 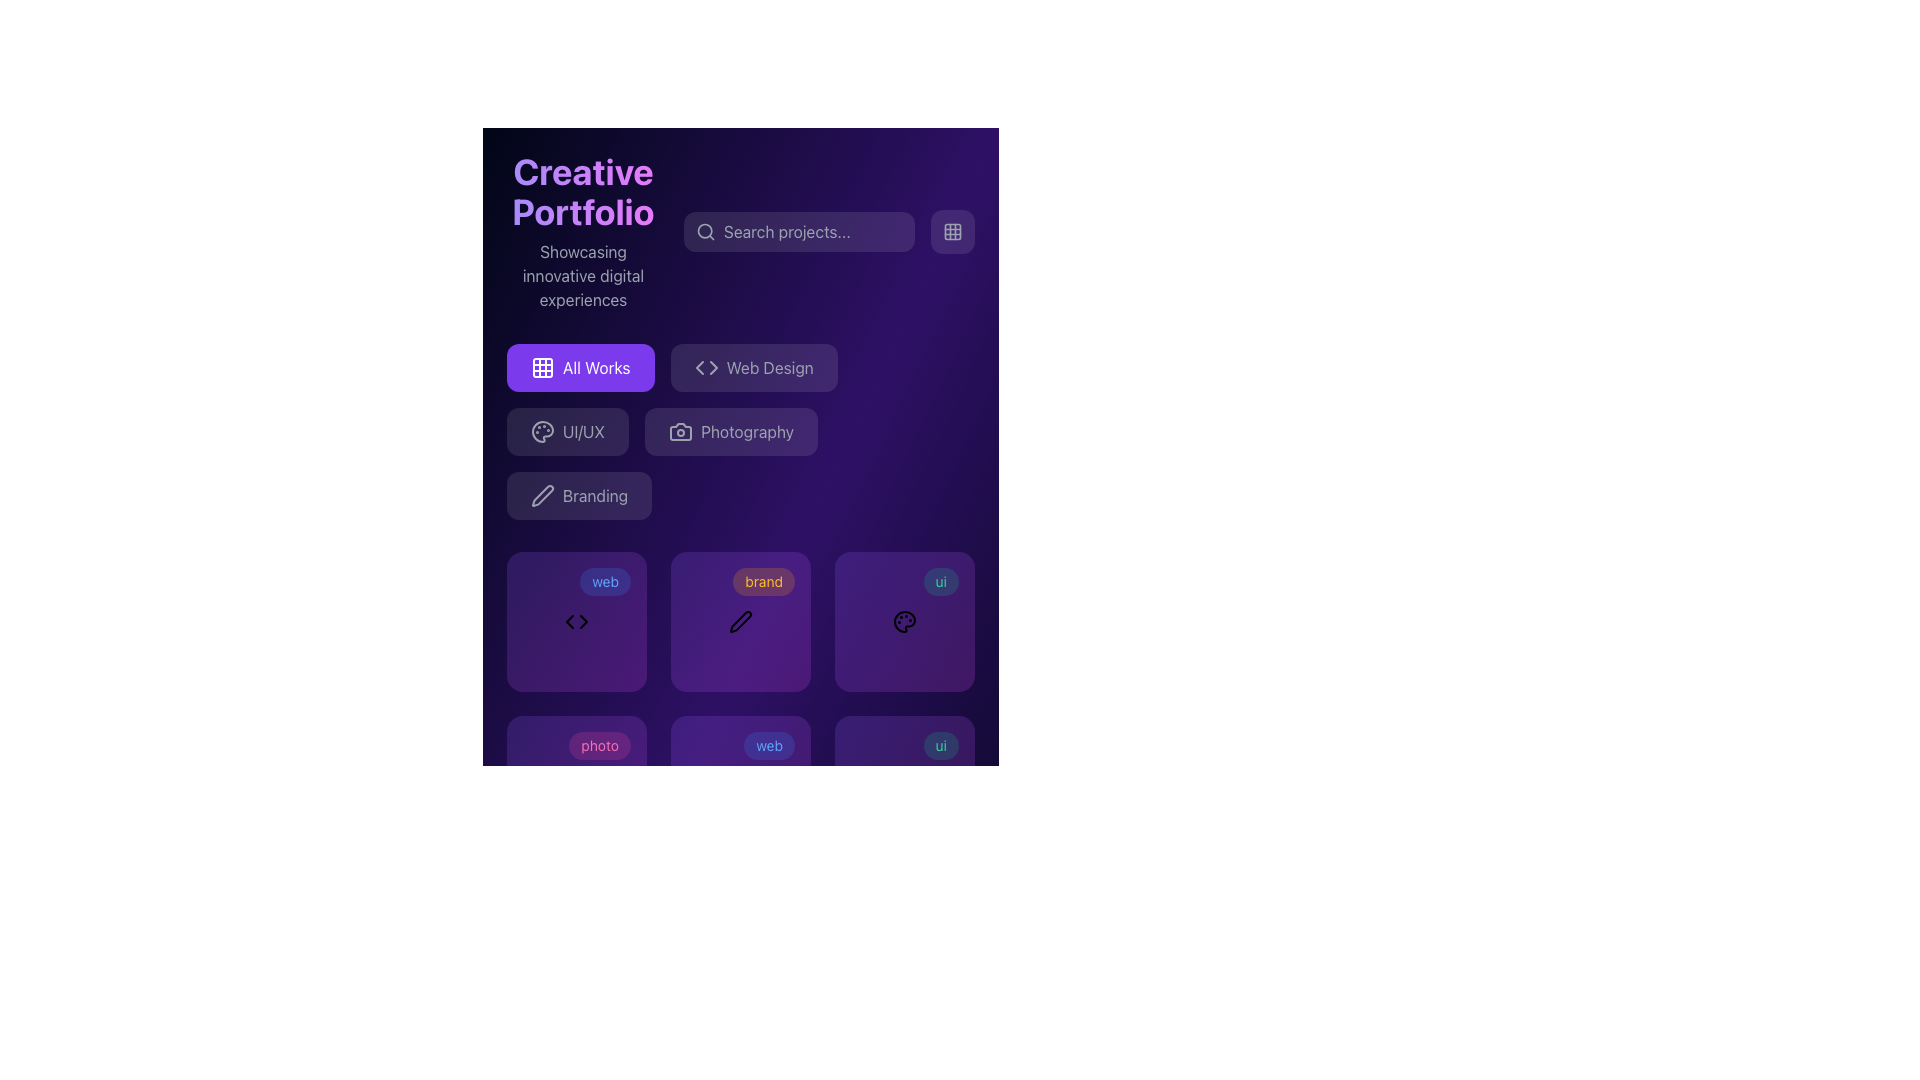 I want to click on text label displaying 'Photography' in white on a purple background, located in the second row and third column of buttons, adjacent to a camera icon, so click(x=746, y=431).